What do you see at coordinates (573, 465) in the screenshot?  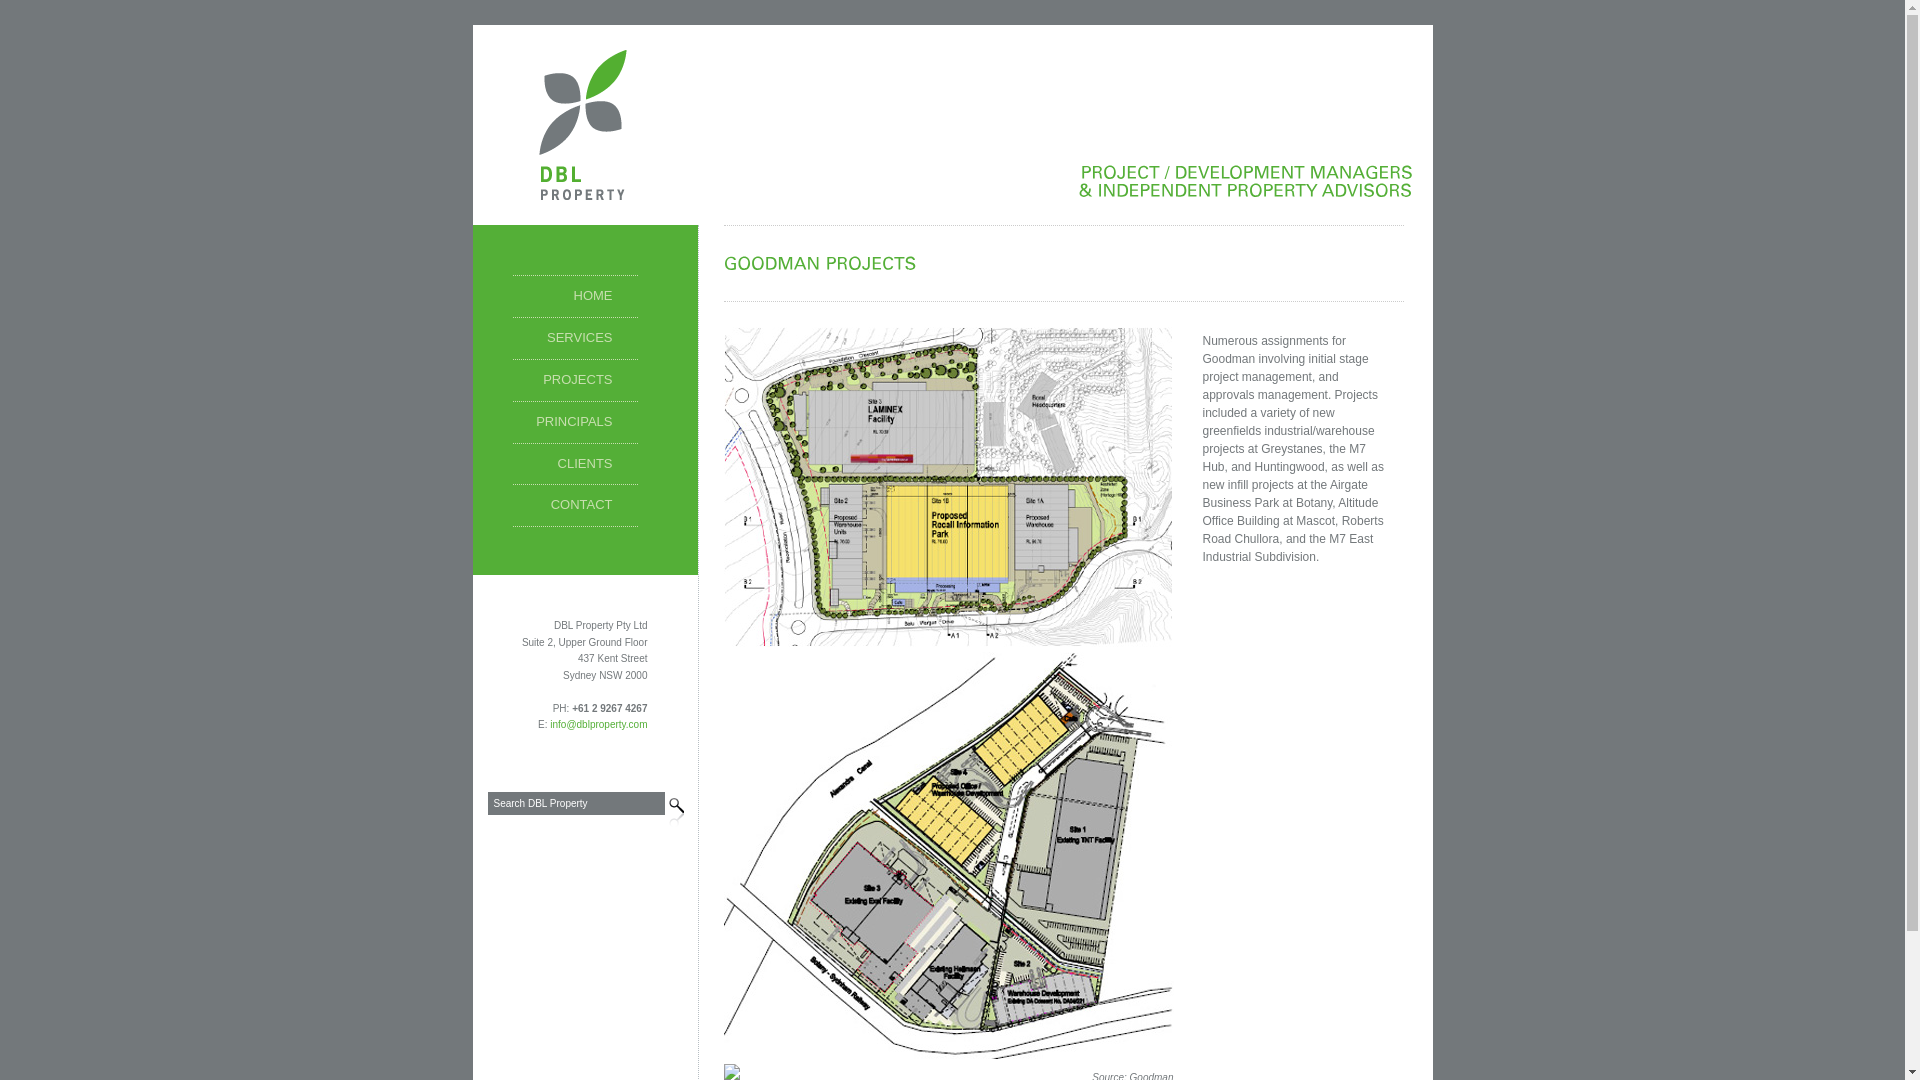 I see `'CLIENTS'` at bounding box center [573, 465].